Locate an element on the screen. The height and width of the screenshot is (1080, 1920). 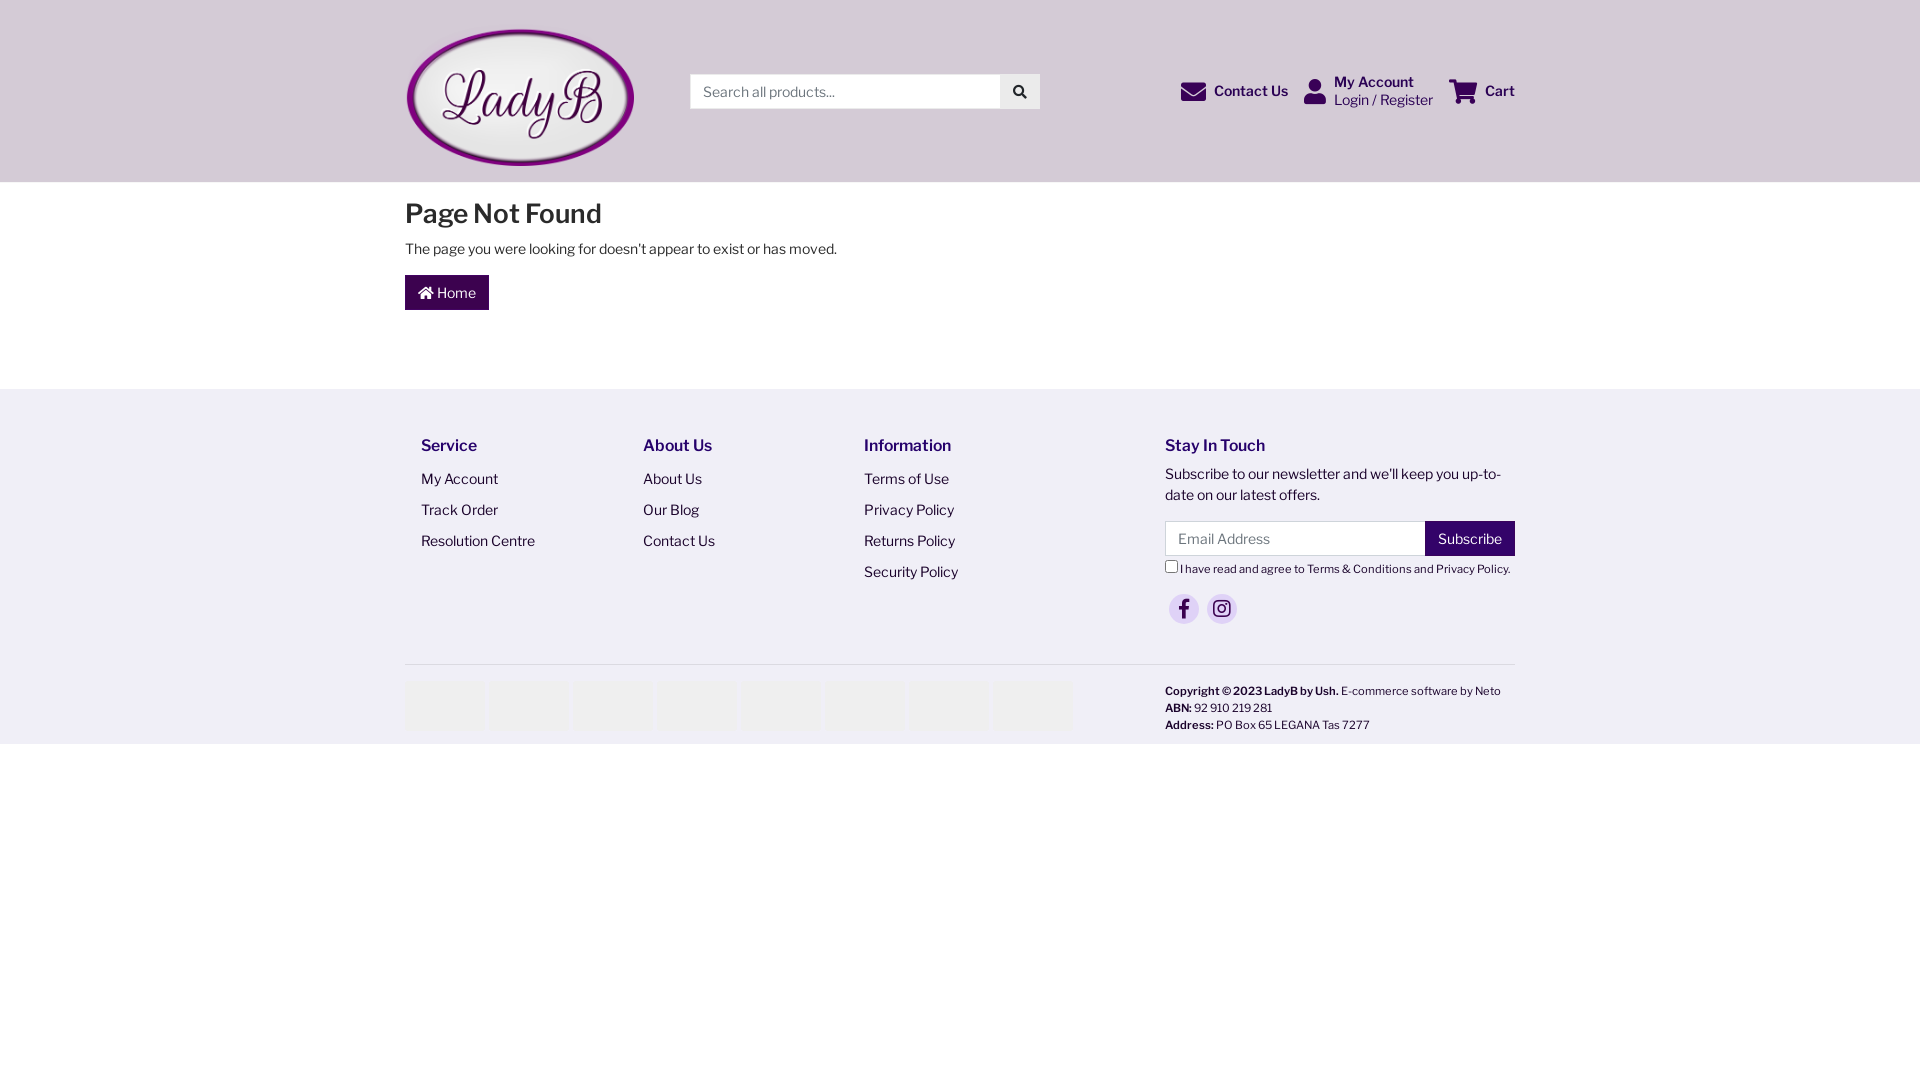
'Track Order' is located at coordinates (500, 508).